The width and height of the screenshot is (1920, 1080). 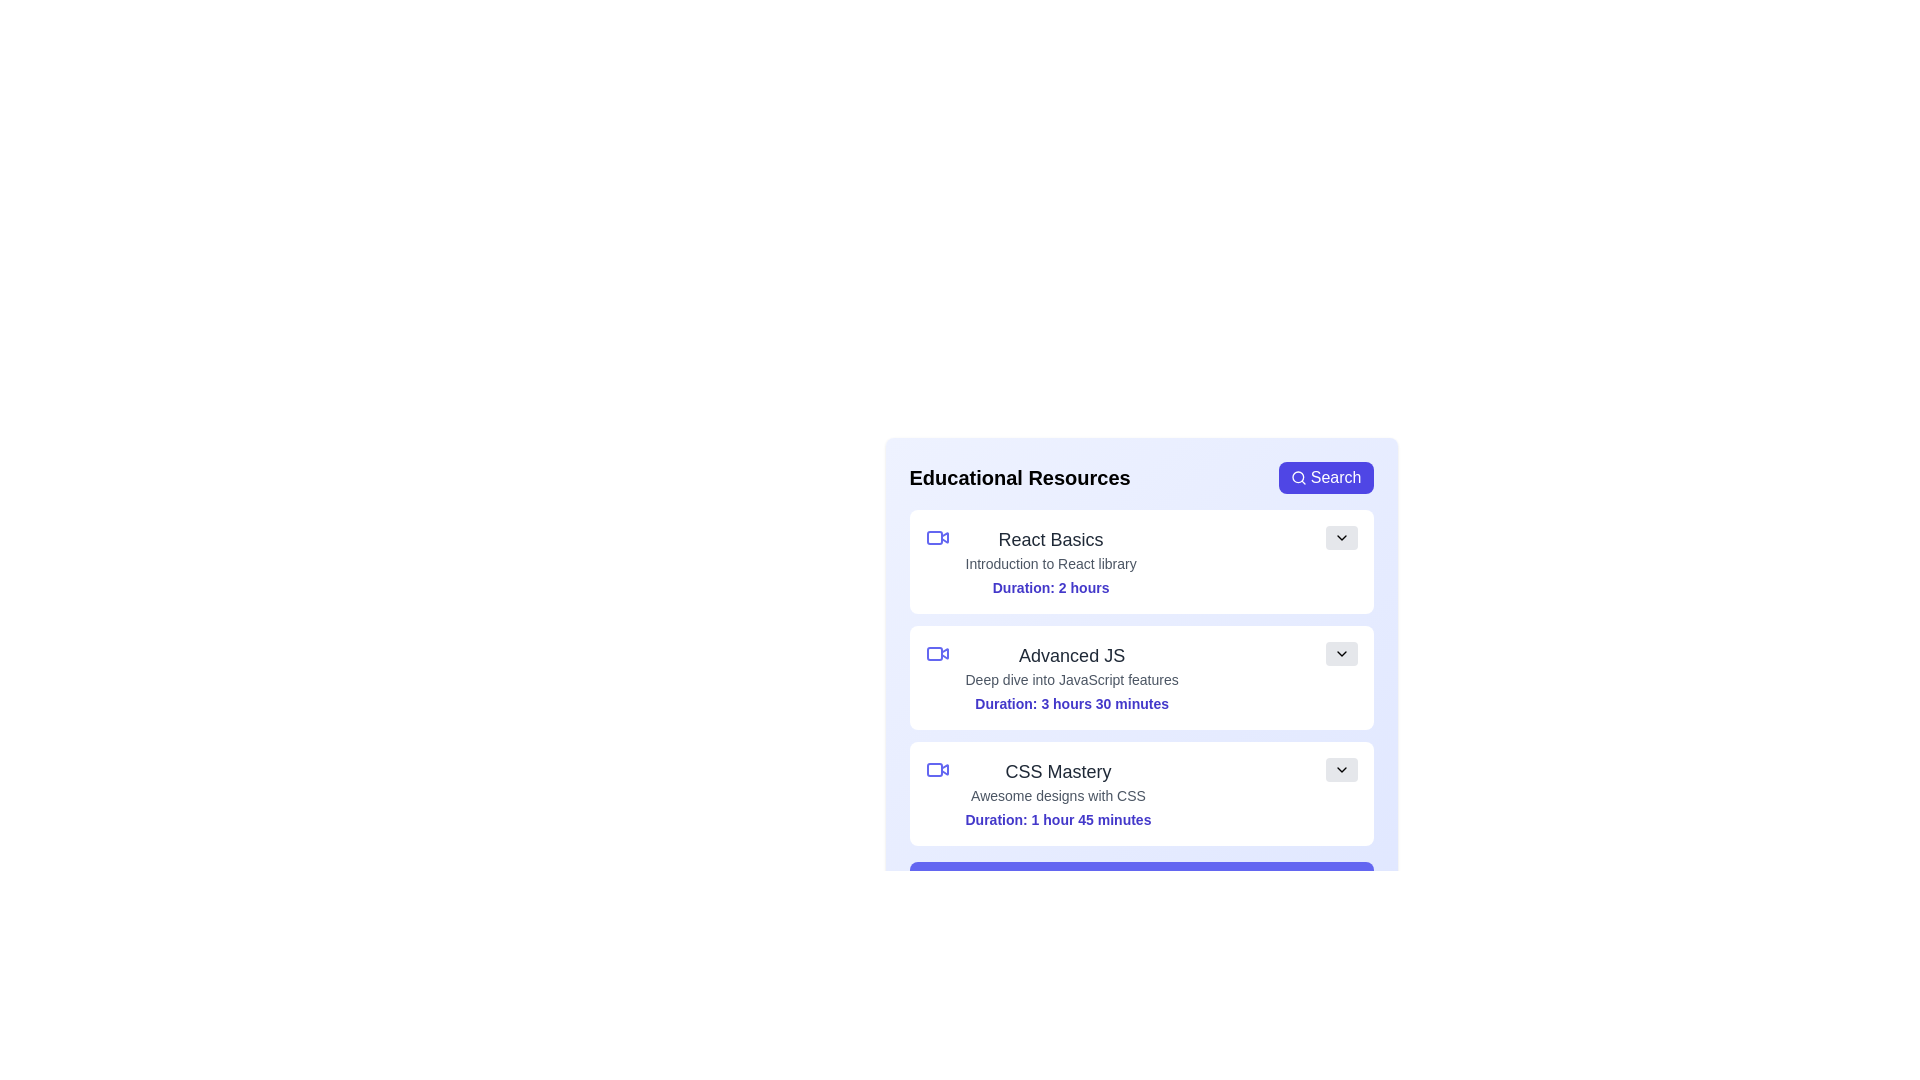 I want to click on chevron button of the resource titled 'CSS Mastery' to toggle its details, so click(x=1341, y=769).